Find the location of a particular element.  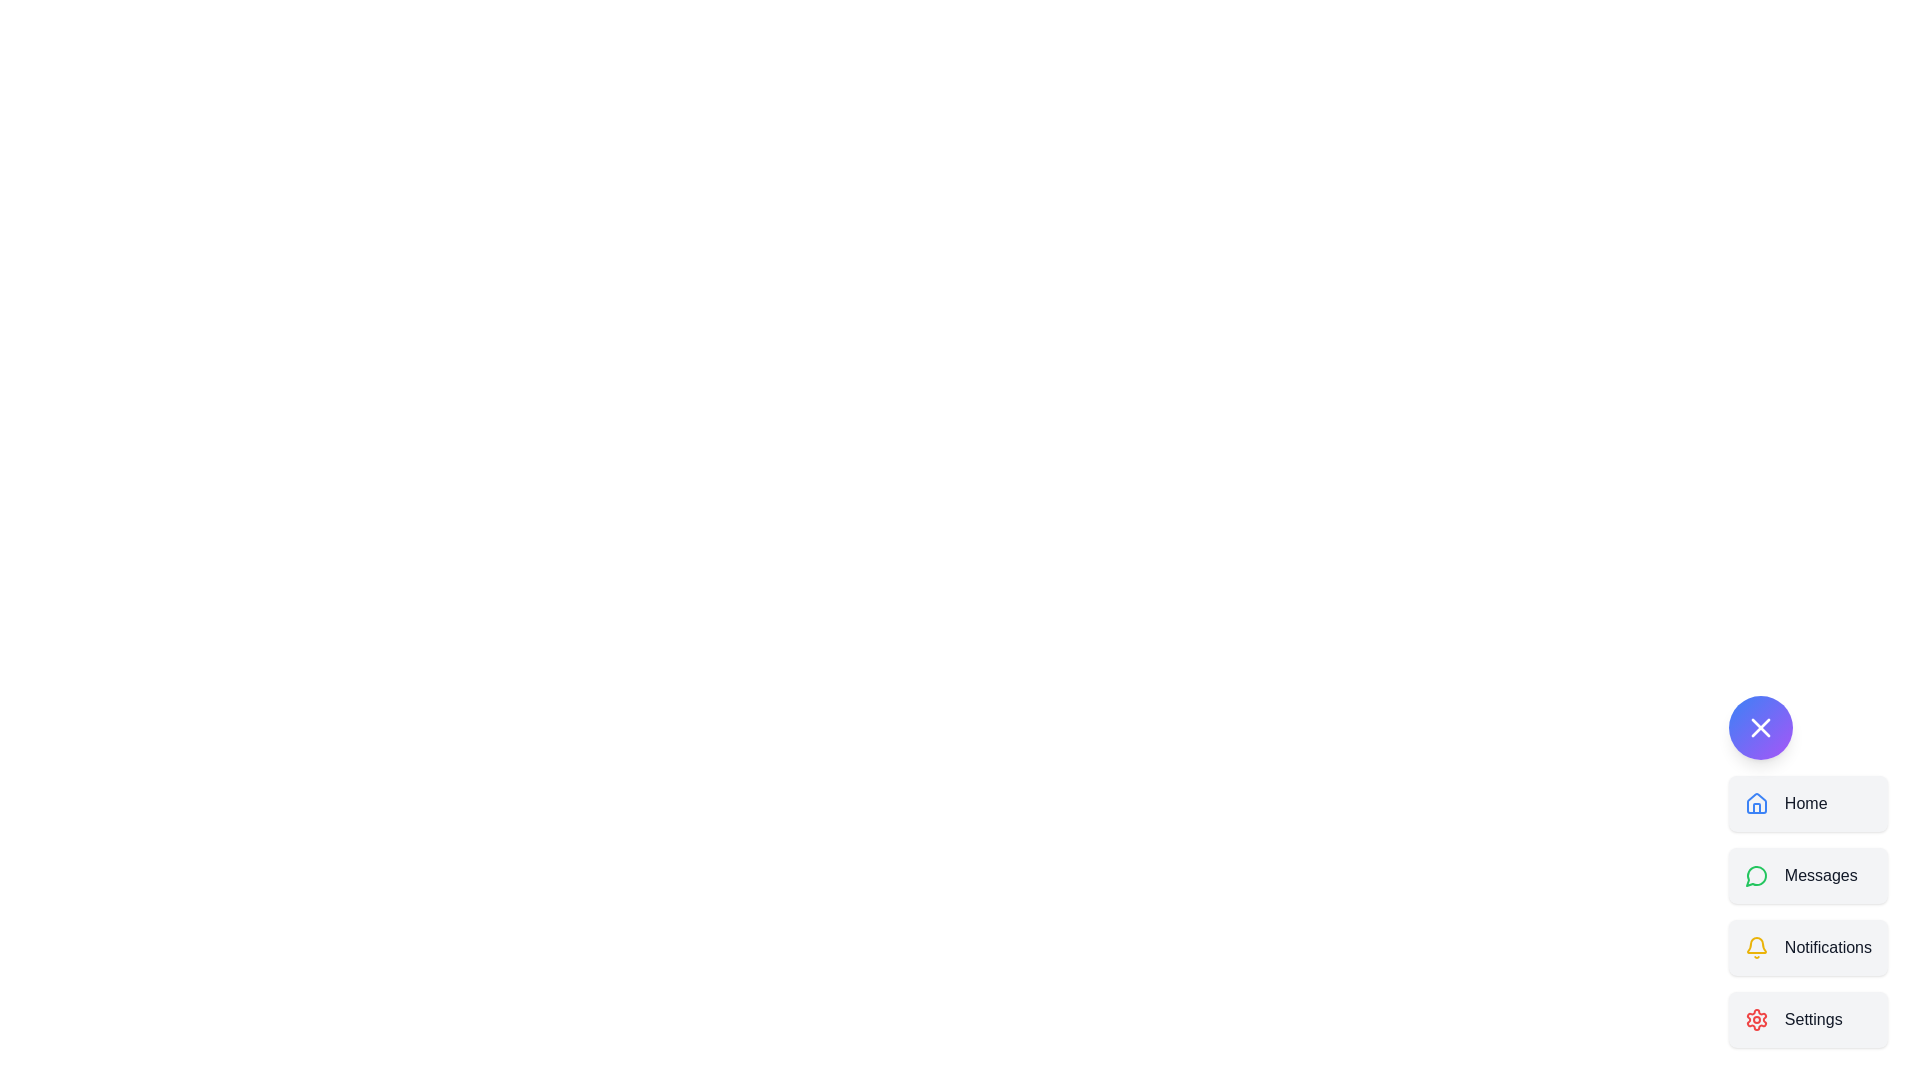

the red gear or settings icon located at the bottom of the vertical menu list is located at coordinates (1755, 1019).